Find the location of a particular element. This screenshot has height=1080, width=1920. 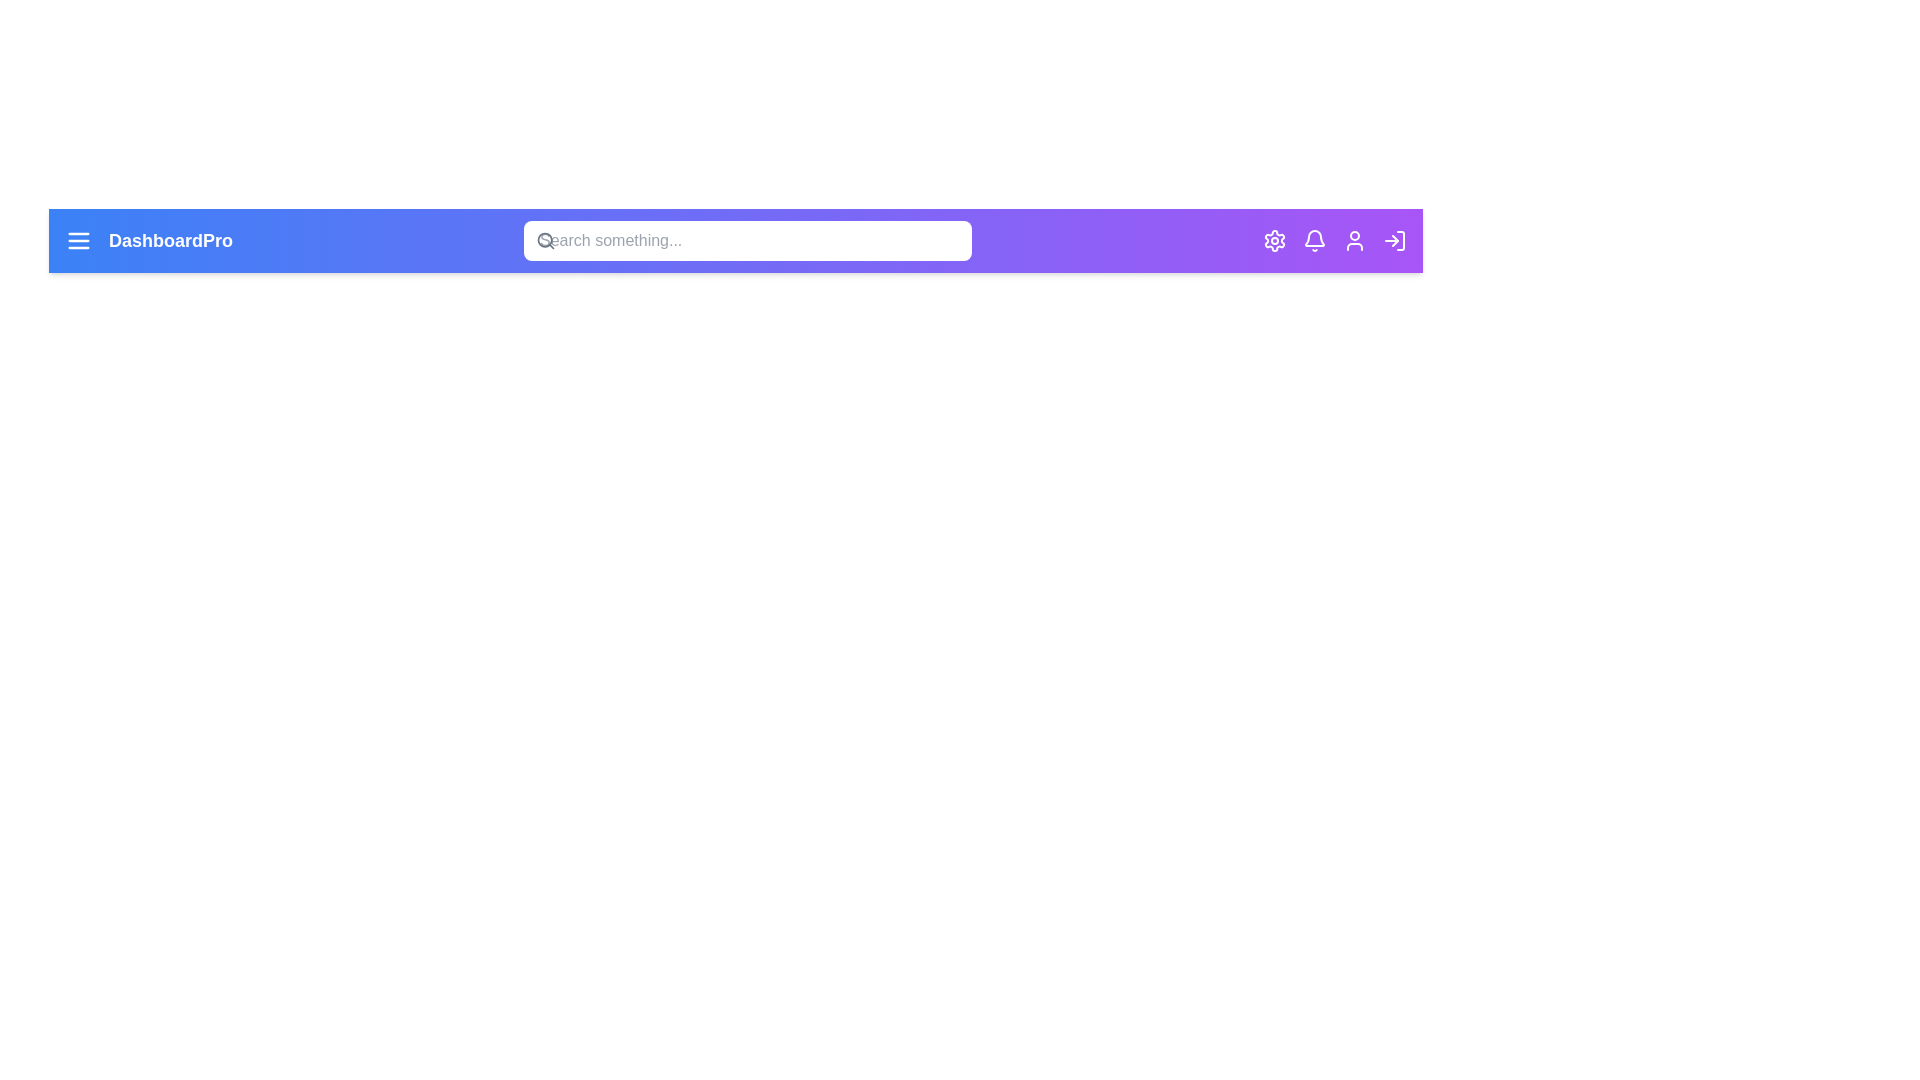

the menu icon to open the navigation drawer is located at coordinates (78, 239).